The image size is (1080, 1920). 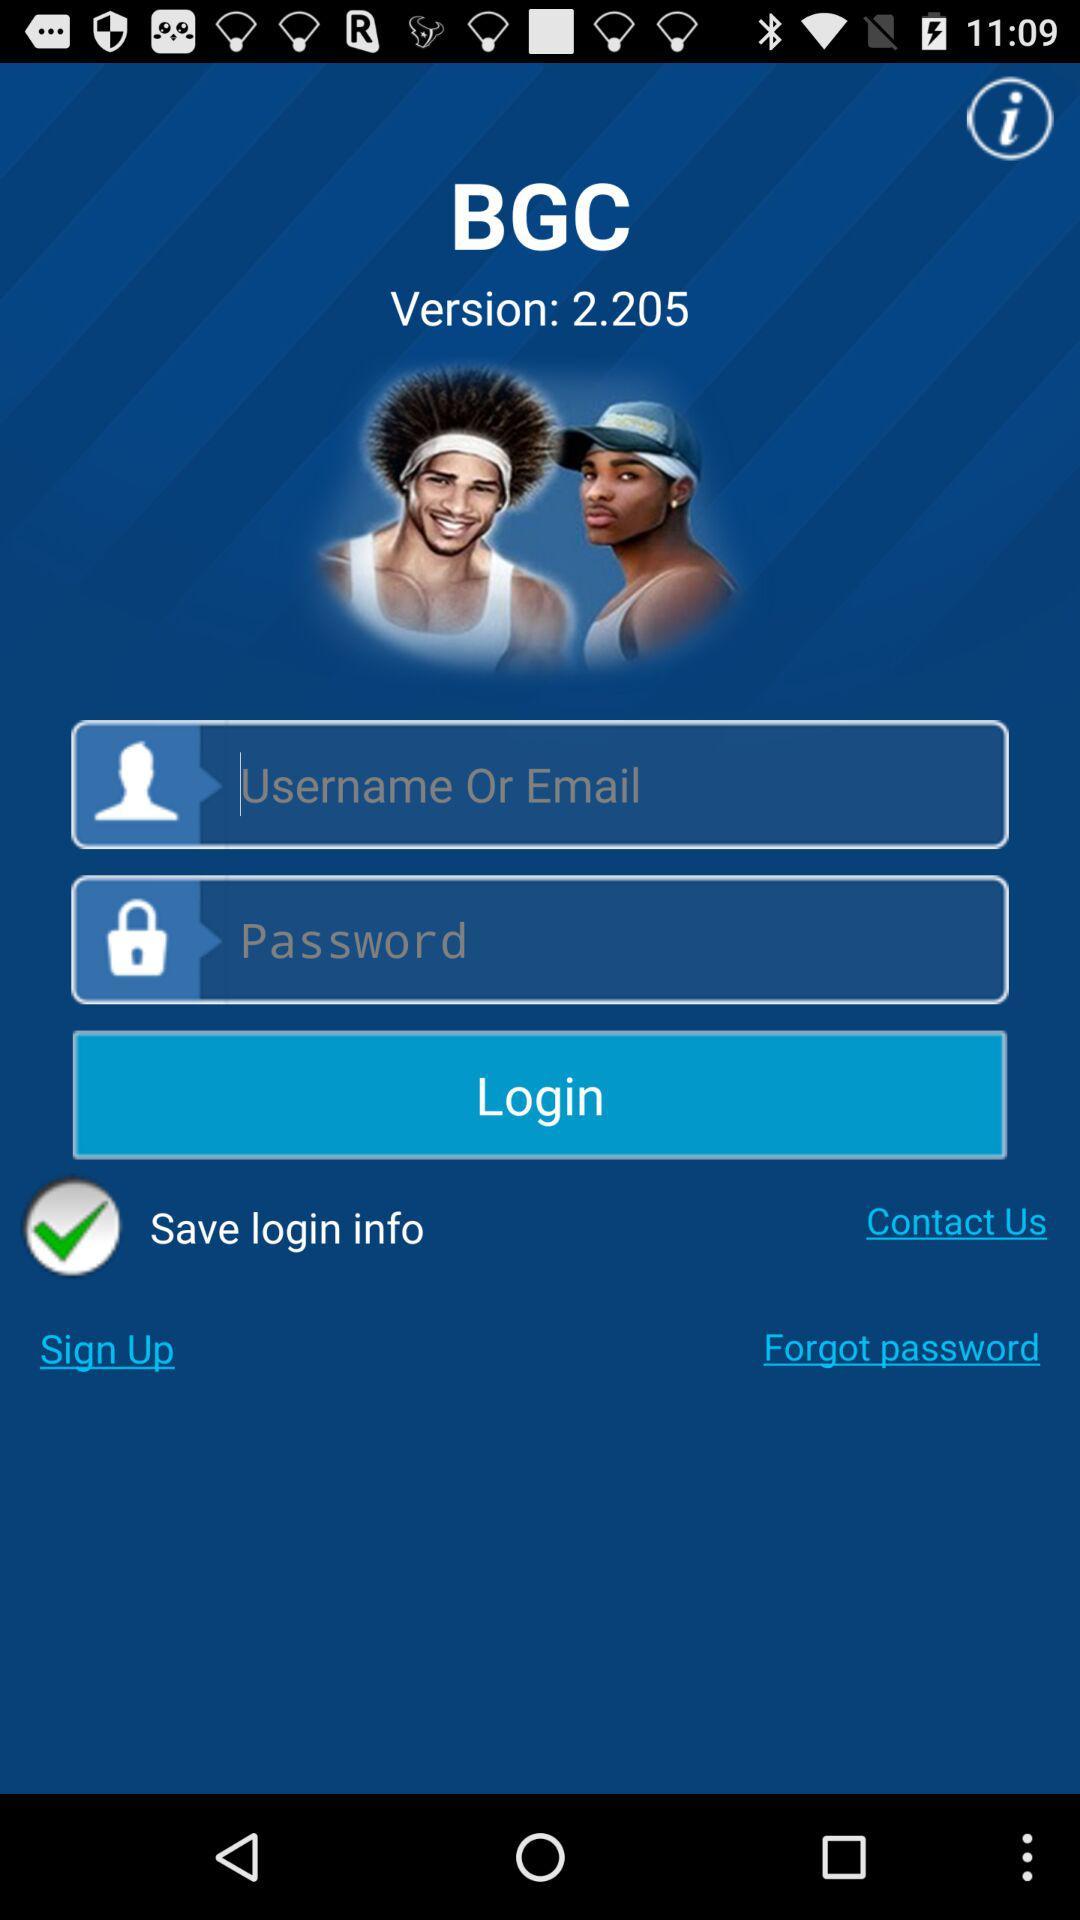 I want to click on sign up icon, so click(x=107, y=1348).